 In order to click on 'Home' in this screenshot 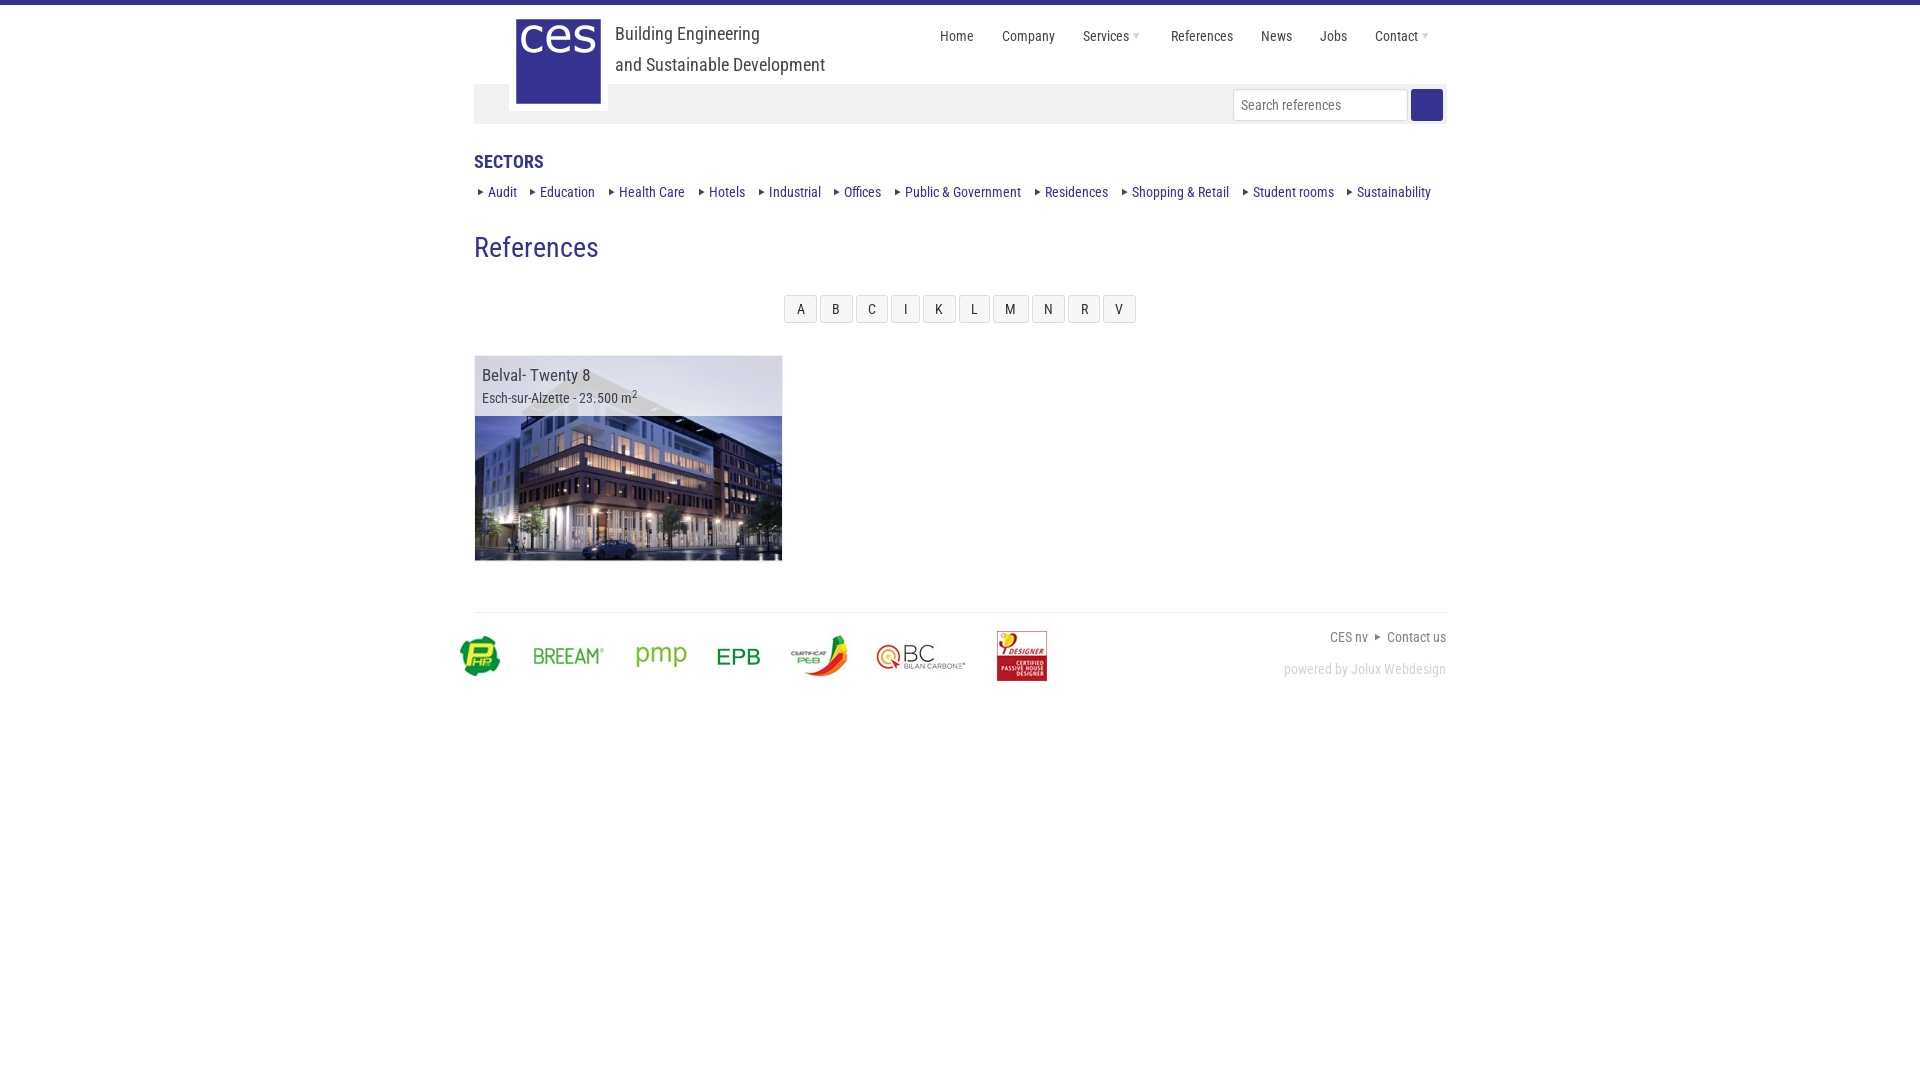, I will do `click(925, 36)`.